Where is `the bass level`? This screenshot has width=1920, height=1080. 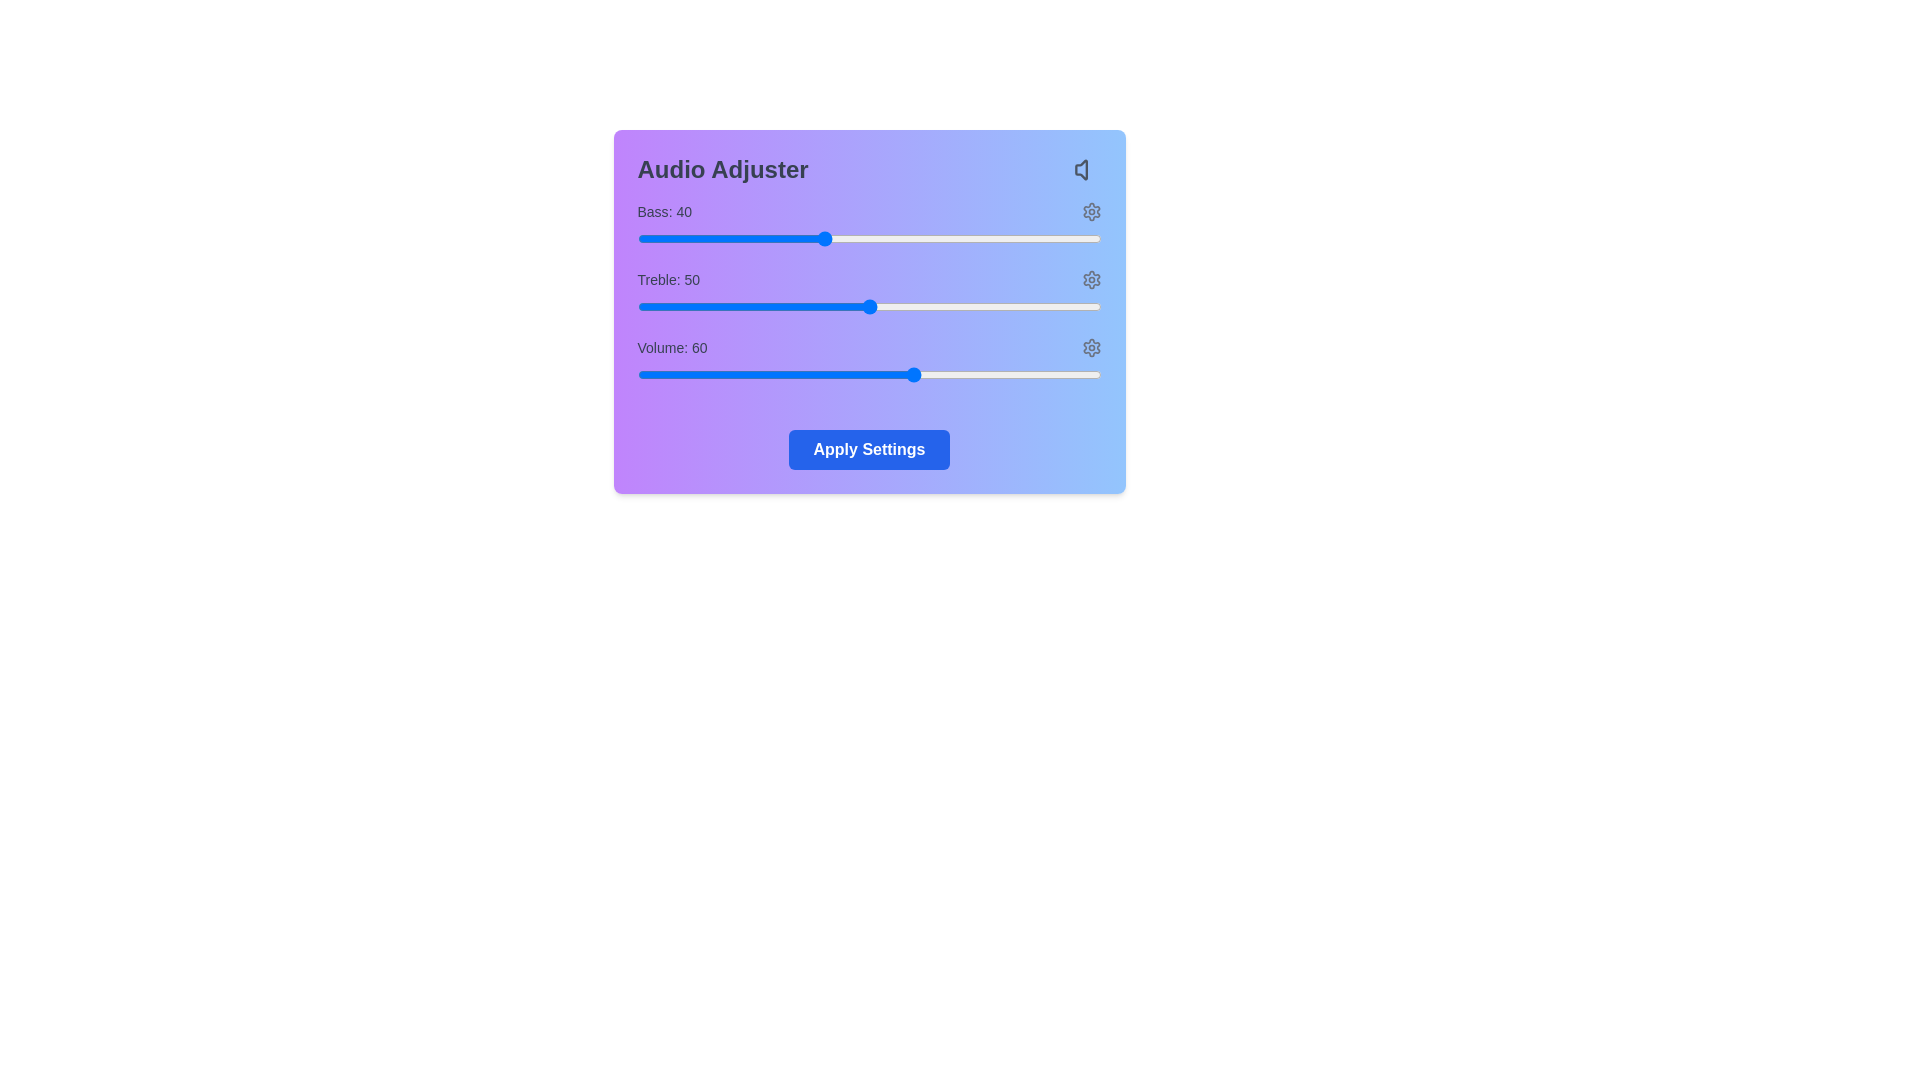
the bass level is located at coordinates (642, 238).